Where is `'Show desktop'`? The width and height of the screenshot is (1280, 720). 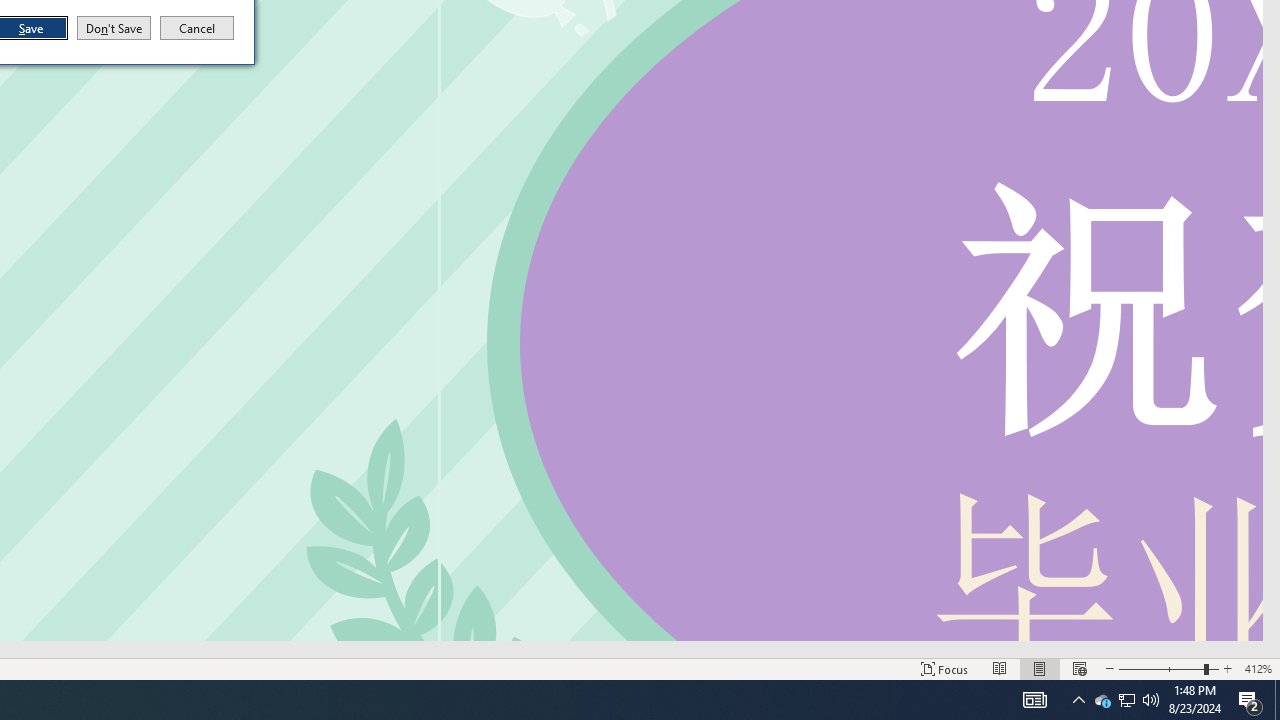 'Show desktop' is located at coordinates (1276, 698).